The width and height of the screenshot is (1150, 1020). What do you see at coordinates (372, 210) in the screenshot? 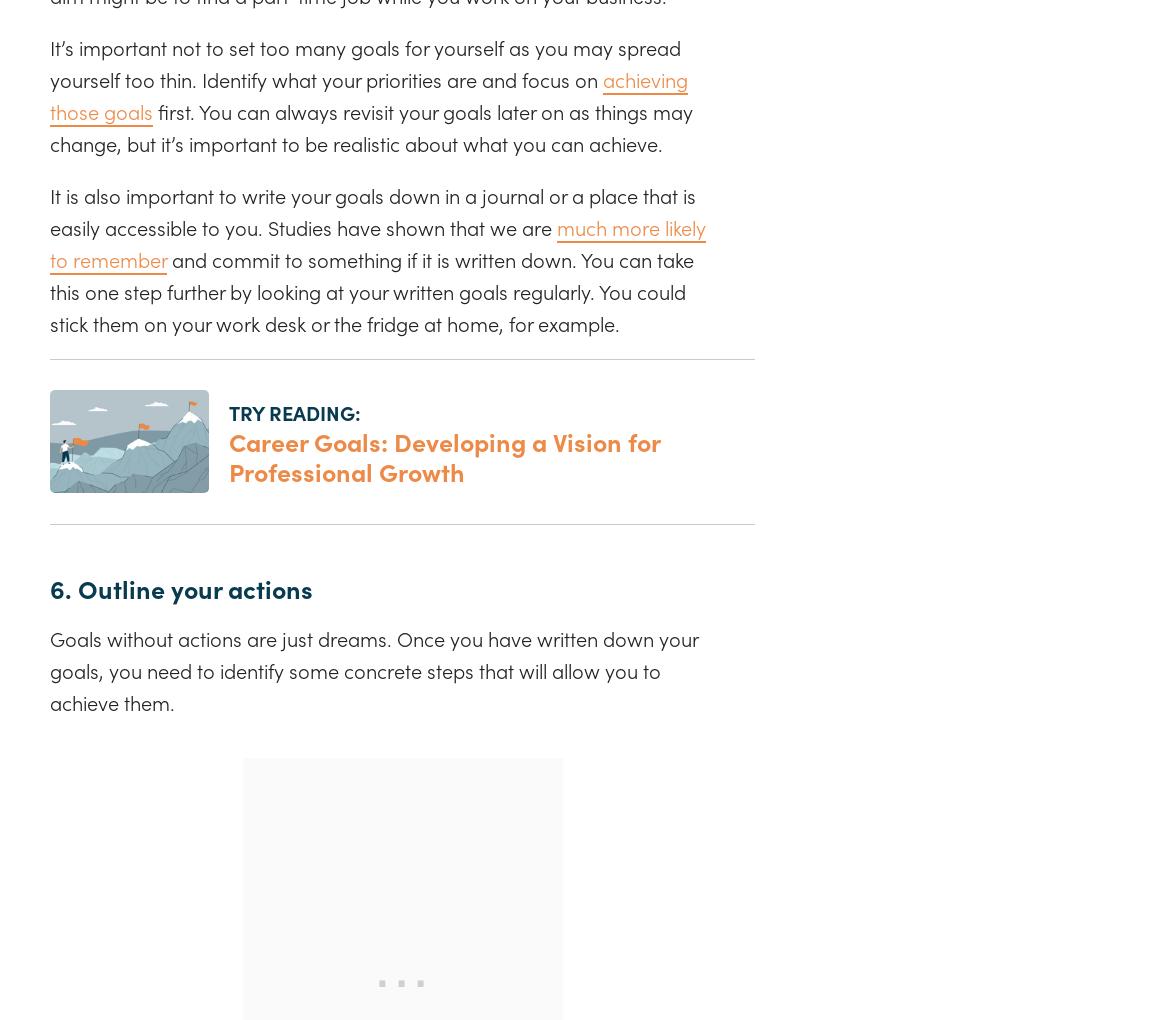
I see `'It is also important to write your goals down in a journal or a place that is easily accessible to you. Studies have shown that we are'` at bounding box center [372, 210].